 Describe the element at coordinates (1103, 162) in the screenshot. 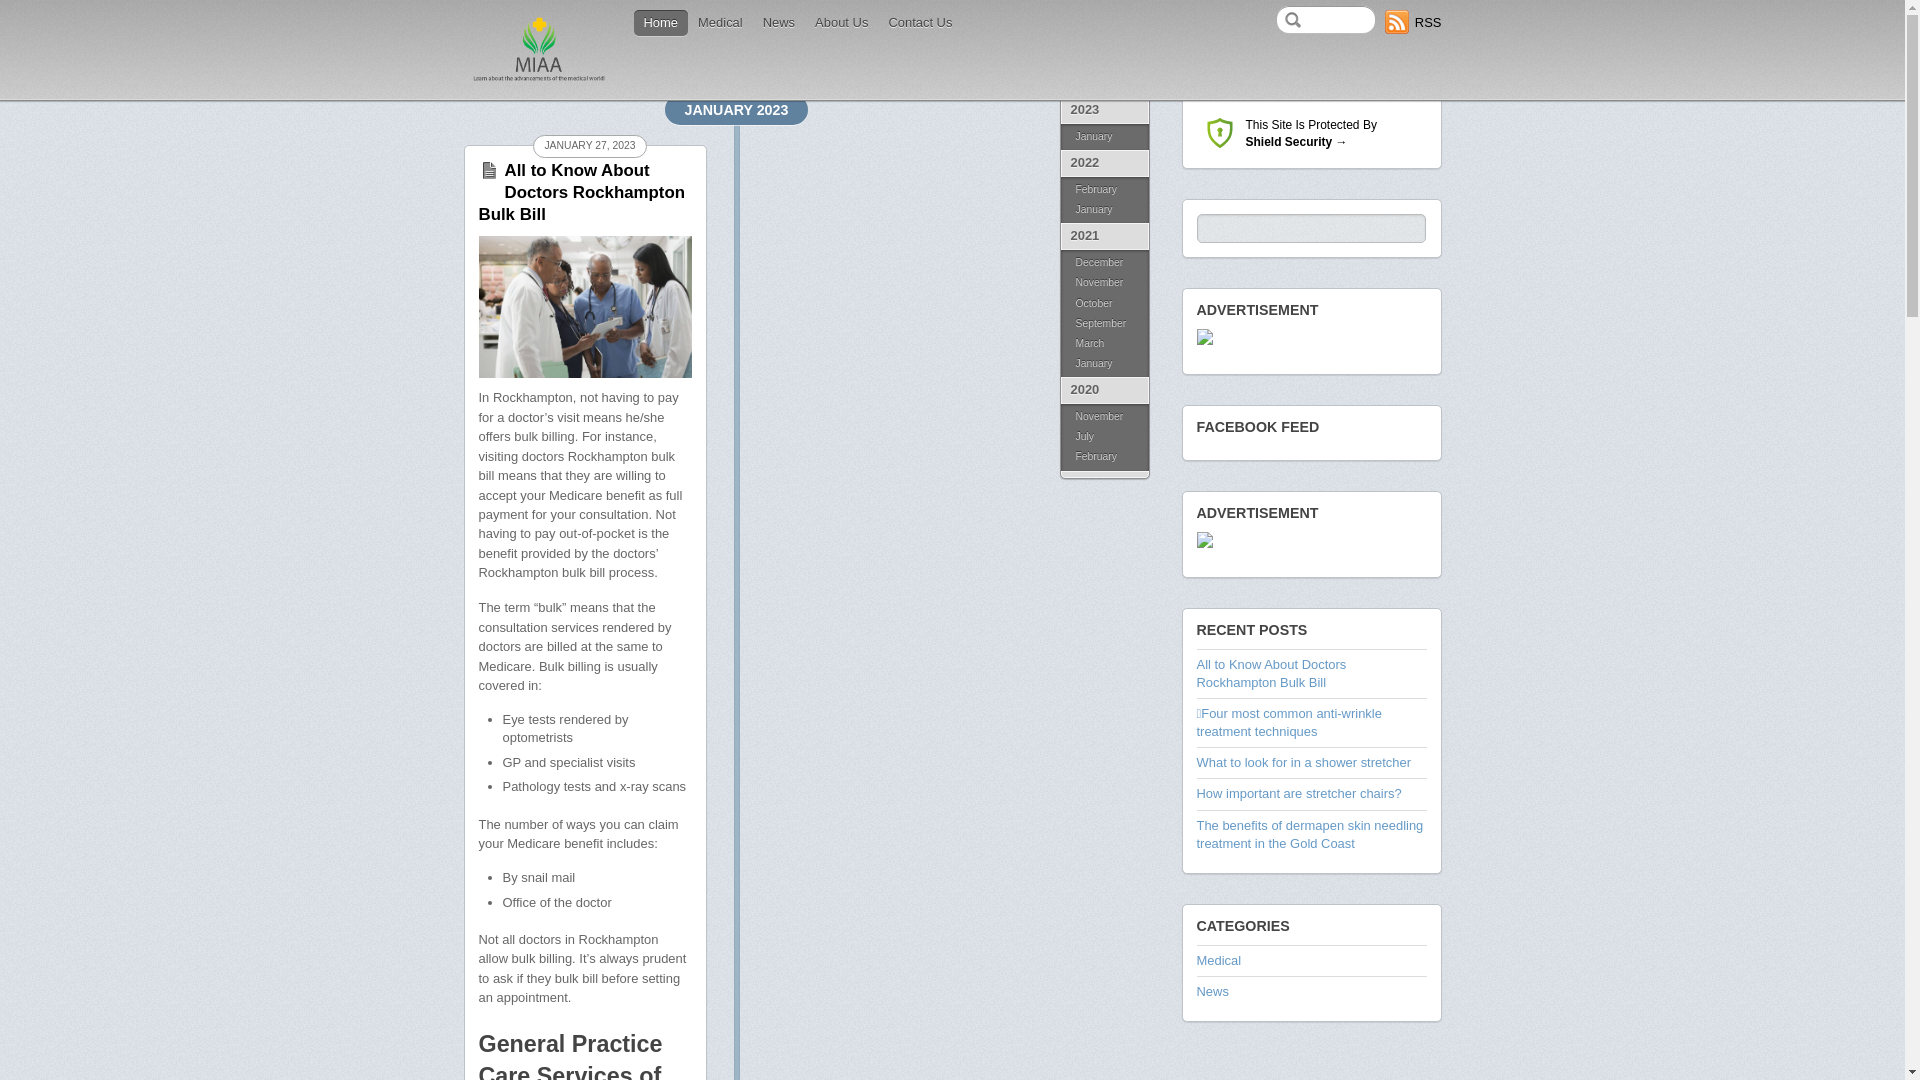

I see `'2022'` at that location.